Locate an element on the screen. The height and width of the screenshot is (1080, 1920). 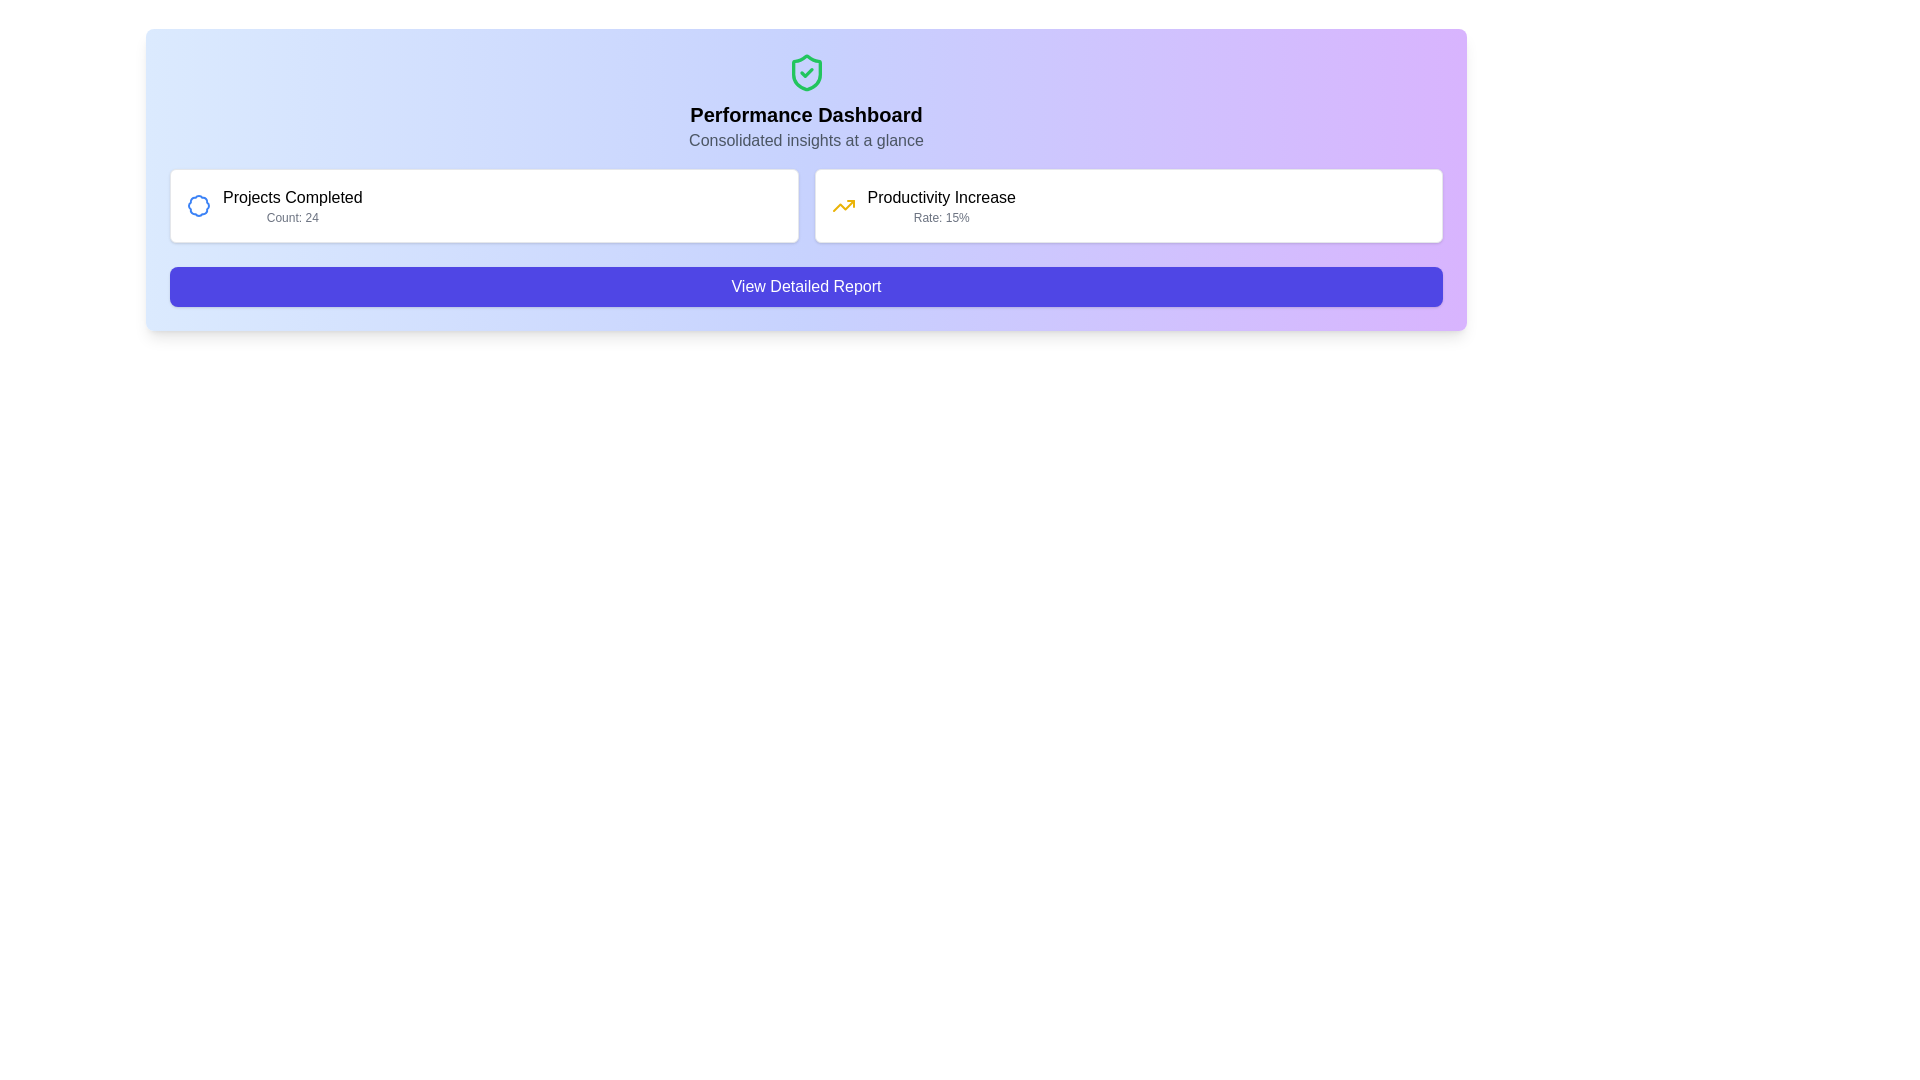
the static text label displaying 'Consolidated insights at a glance.' located beneath the header 'Performance Dashboard.' is located at coordinates (806, 140).